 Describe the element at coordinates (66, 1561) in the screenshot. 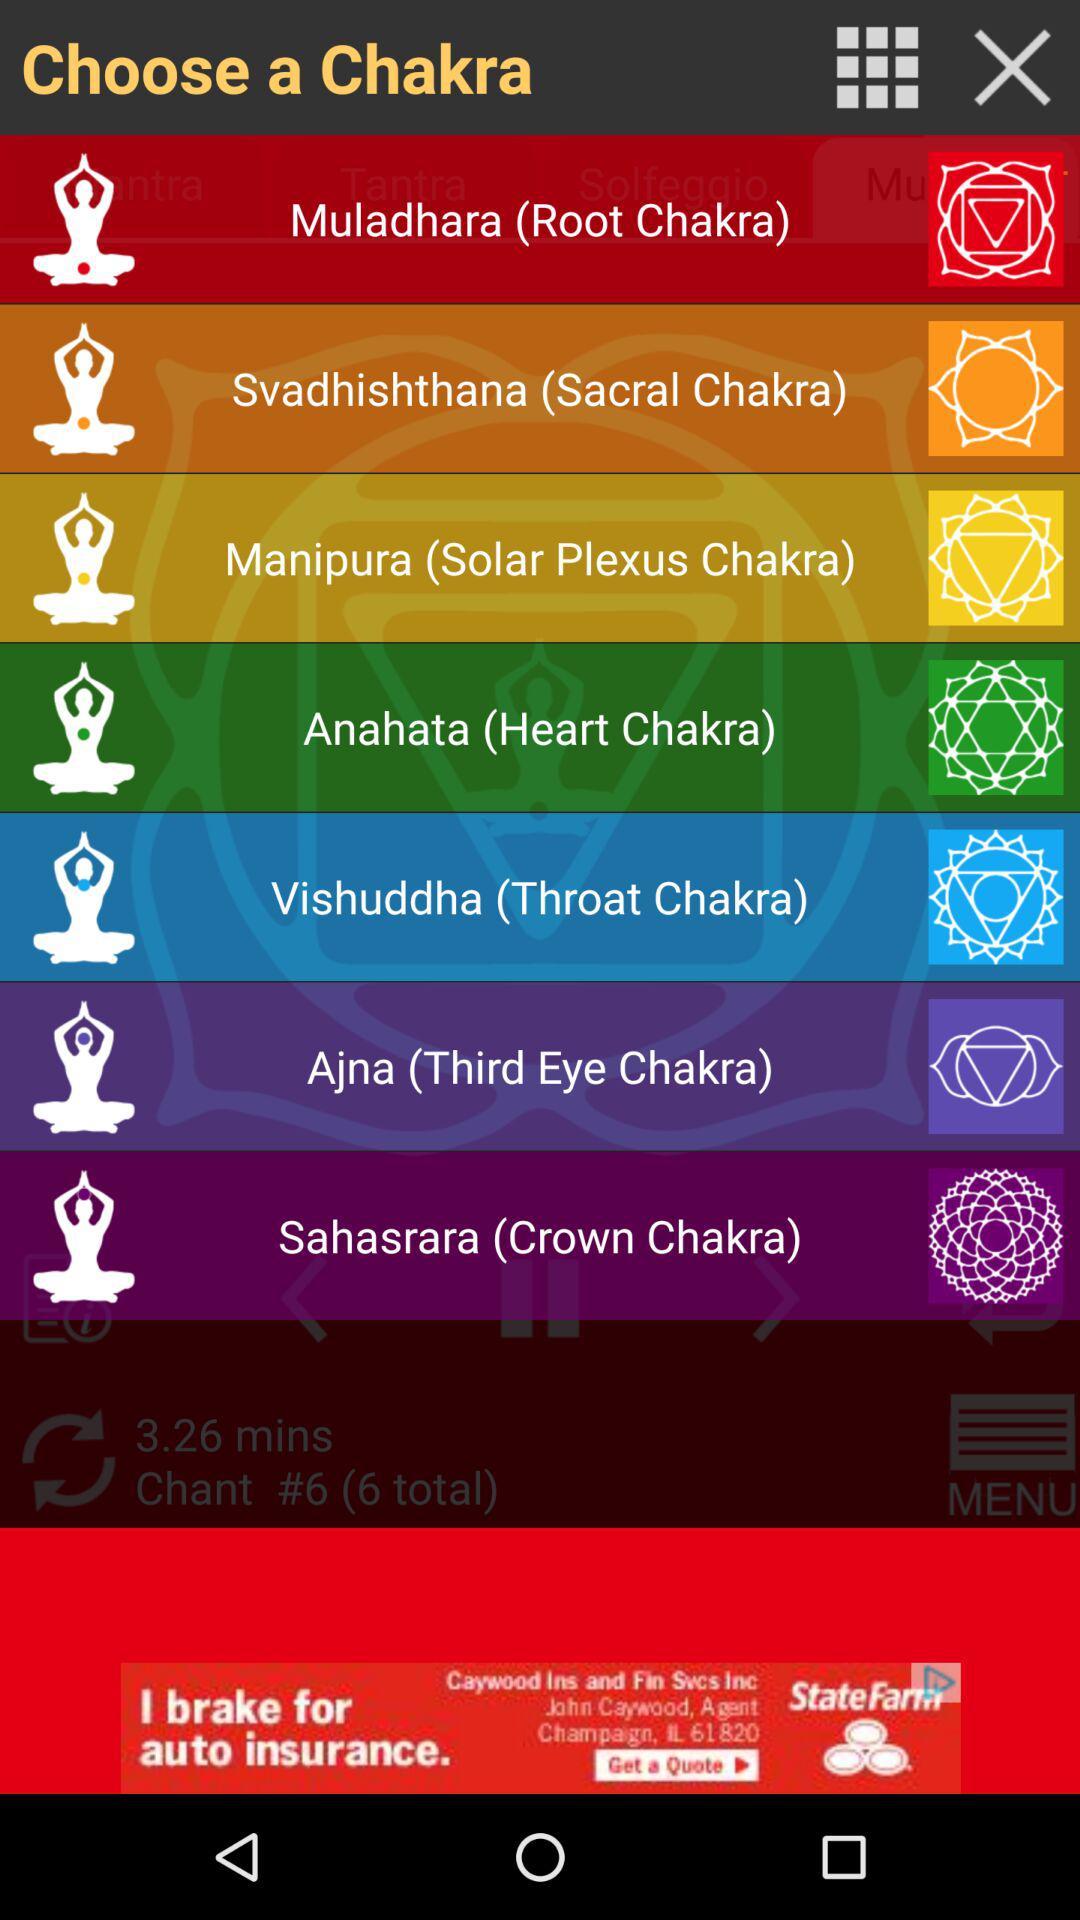

I see `the refresh icon` at that location.